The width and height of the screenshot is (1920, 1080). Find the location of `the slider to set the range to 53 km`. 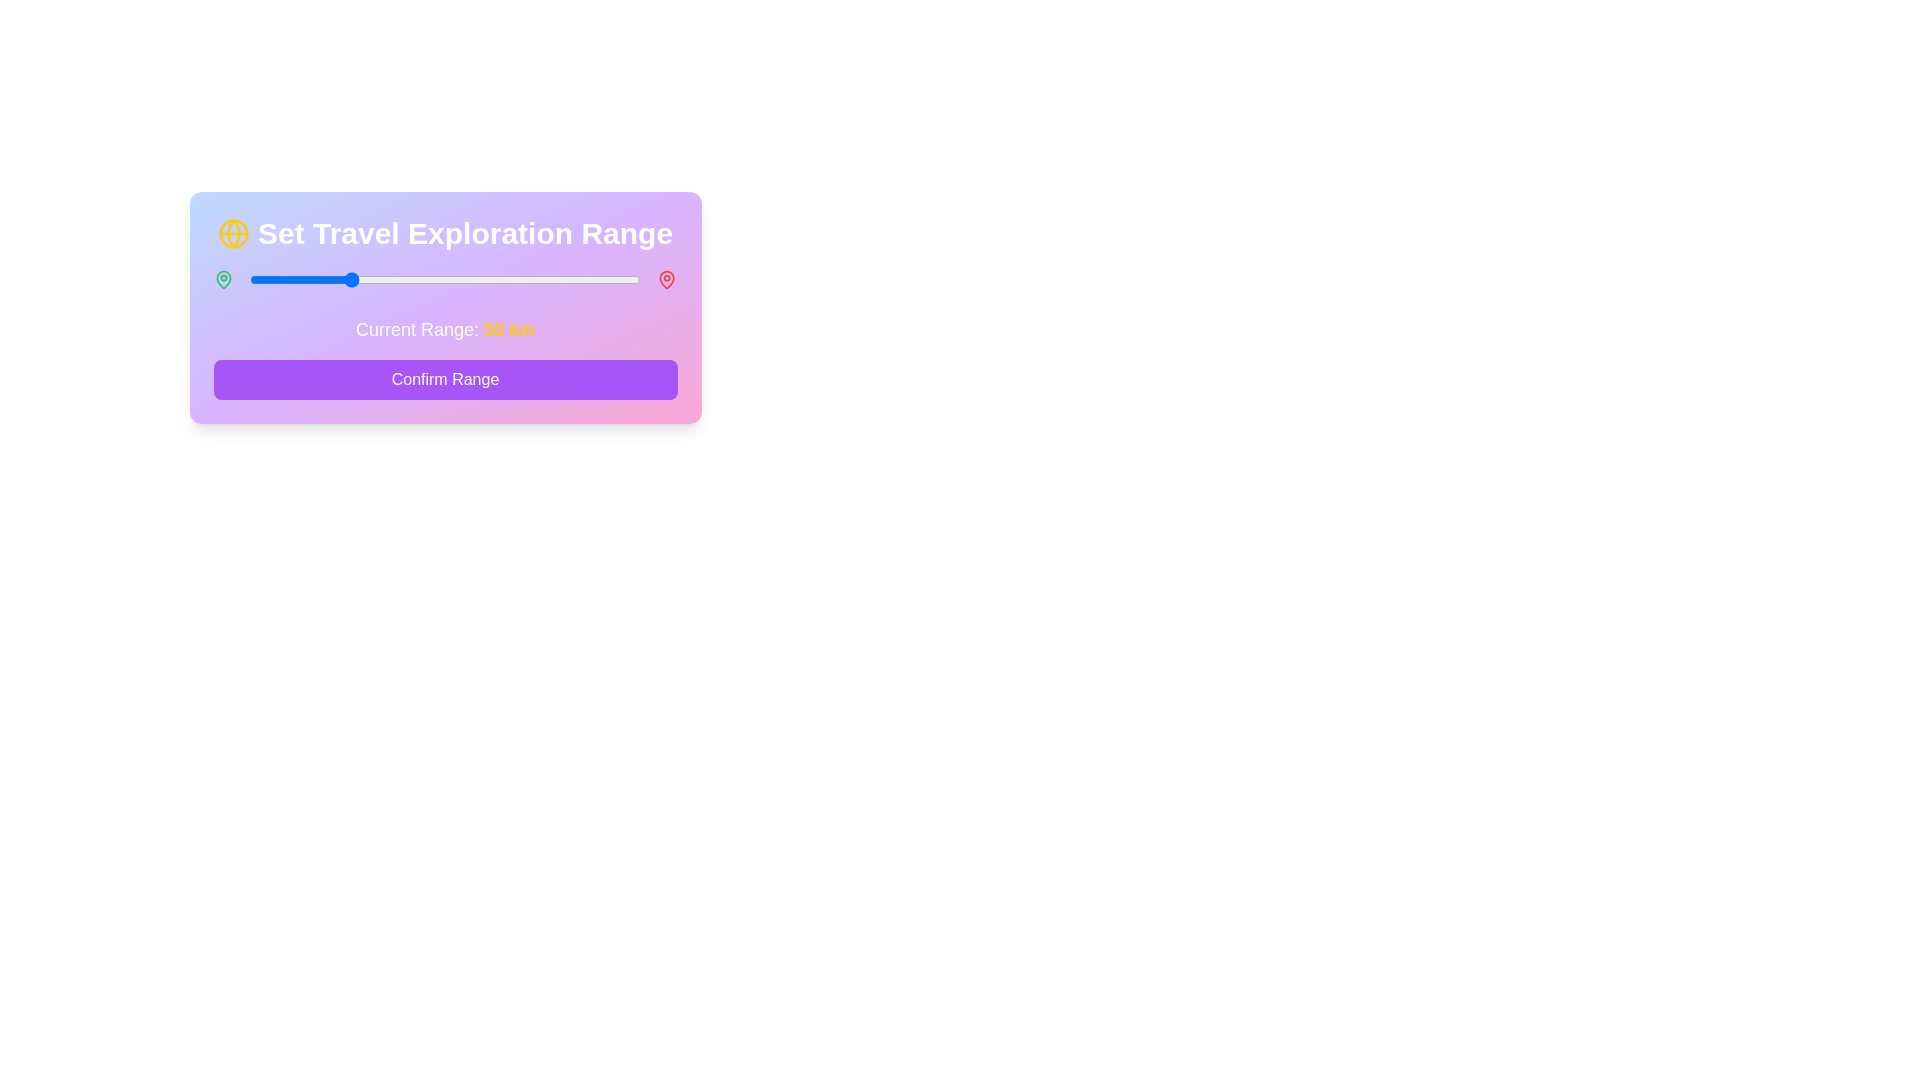

the slider to set the range to 53 km is located at coordinates (353, 280).